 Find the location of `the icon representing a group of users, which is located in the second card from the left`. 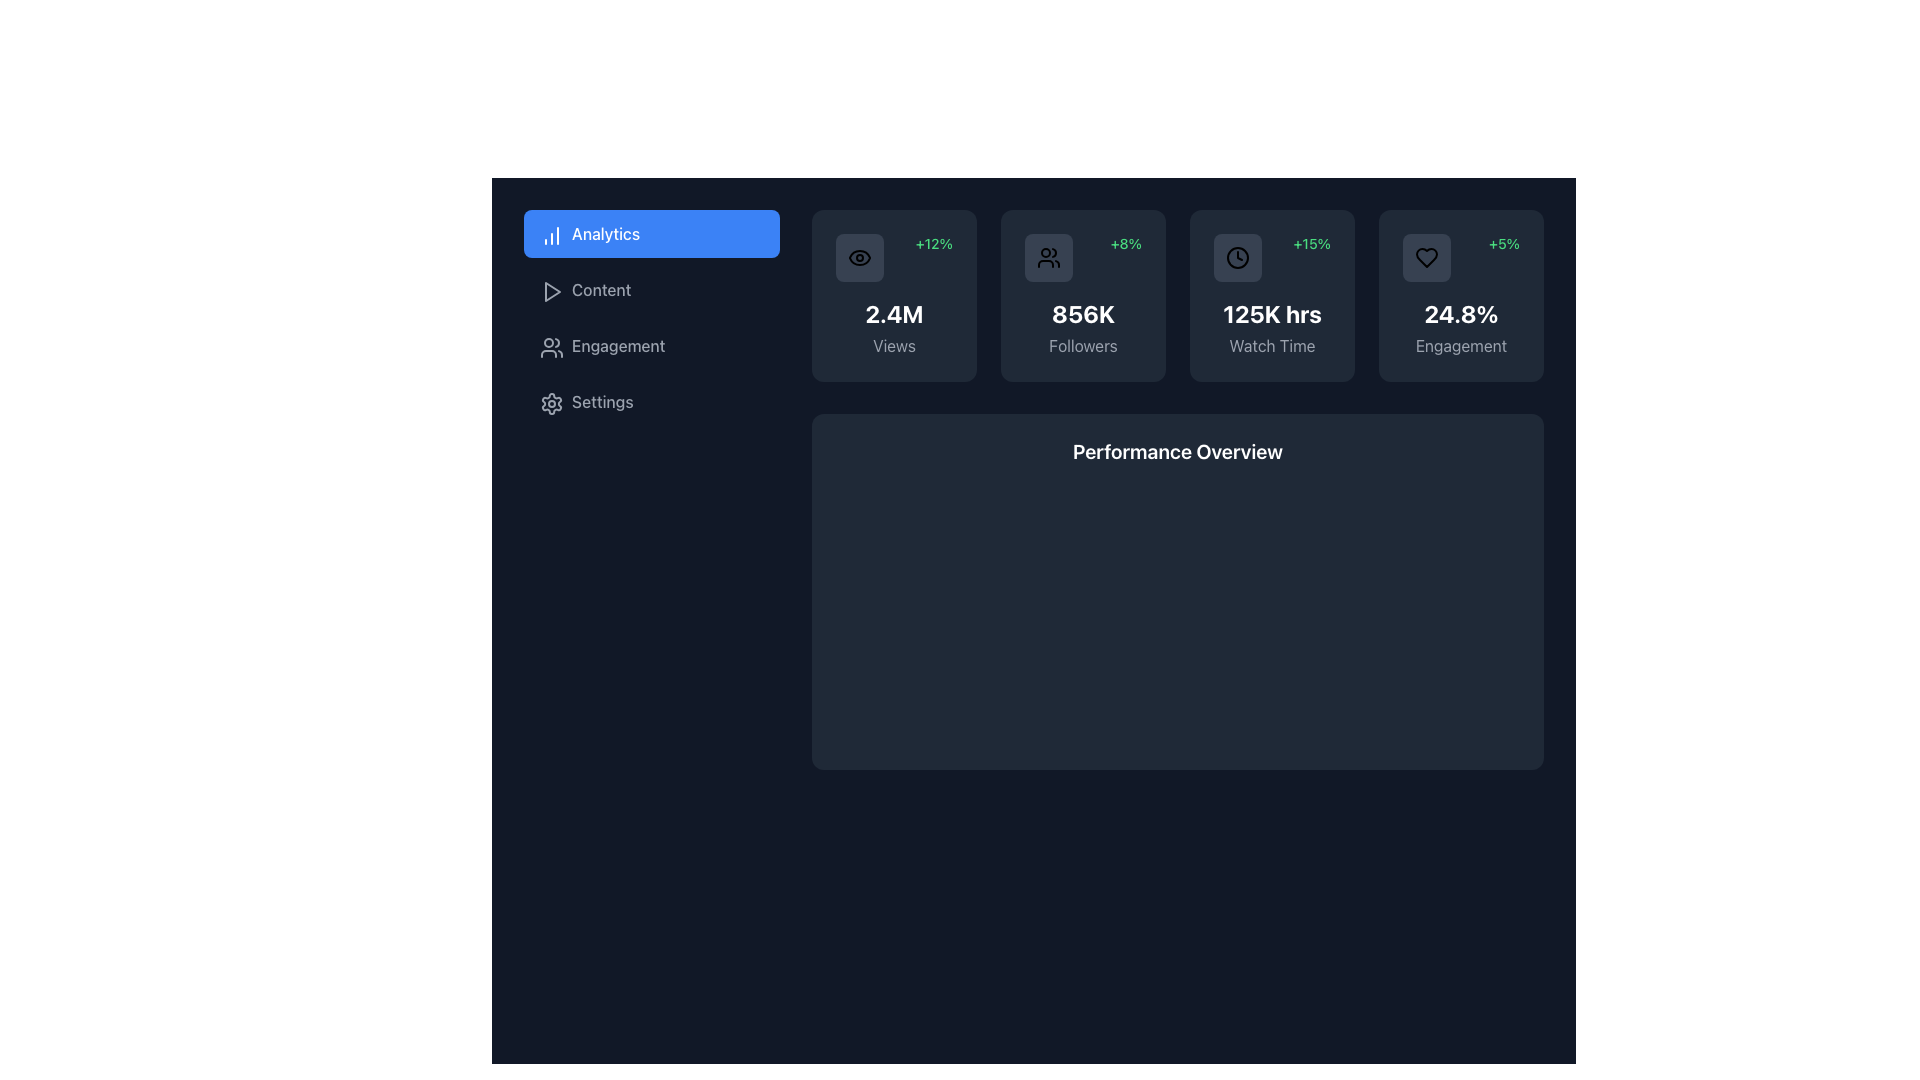

the icon representing a group of users, which is located in the second card from the left is located at coordinates (1048, 257).